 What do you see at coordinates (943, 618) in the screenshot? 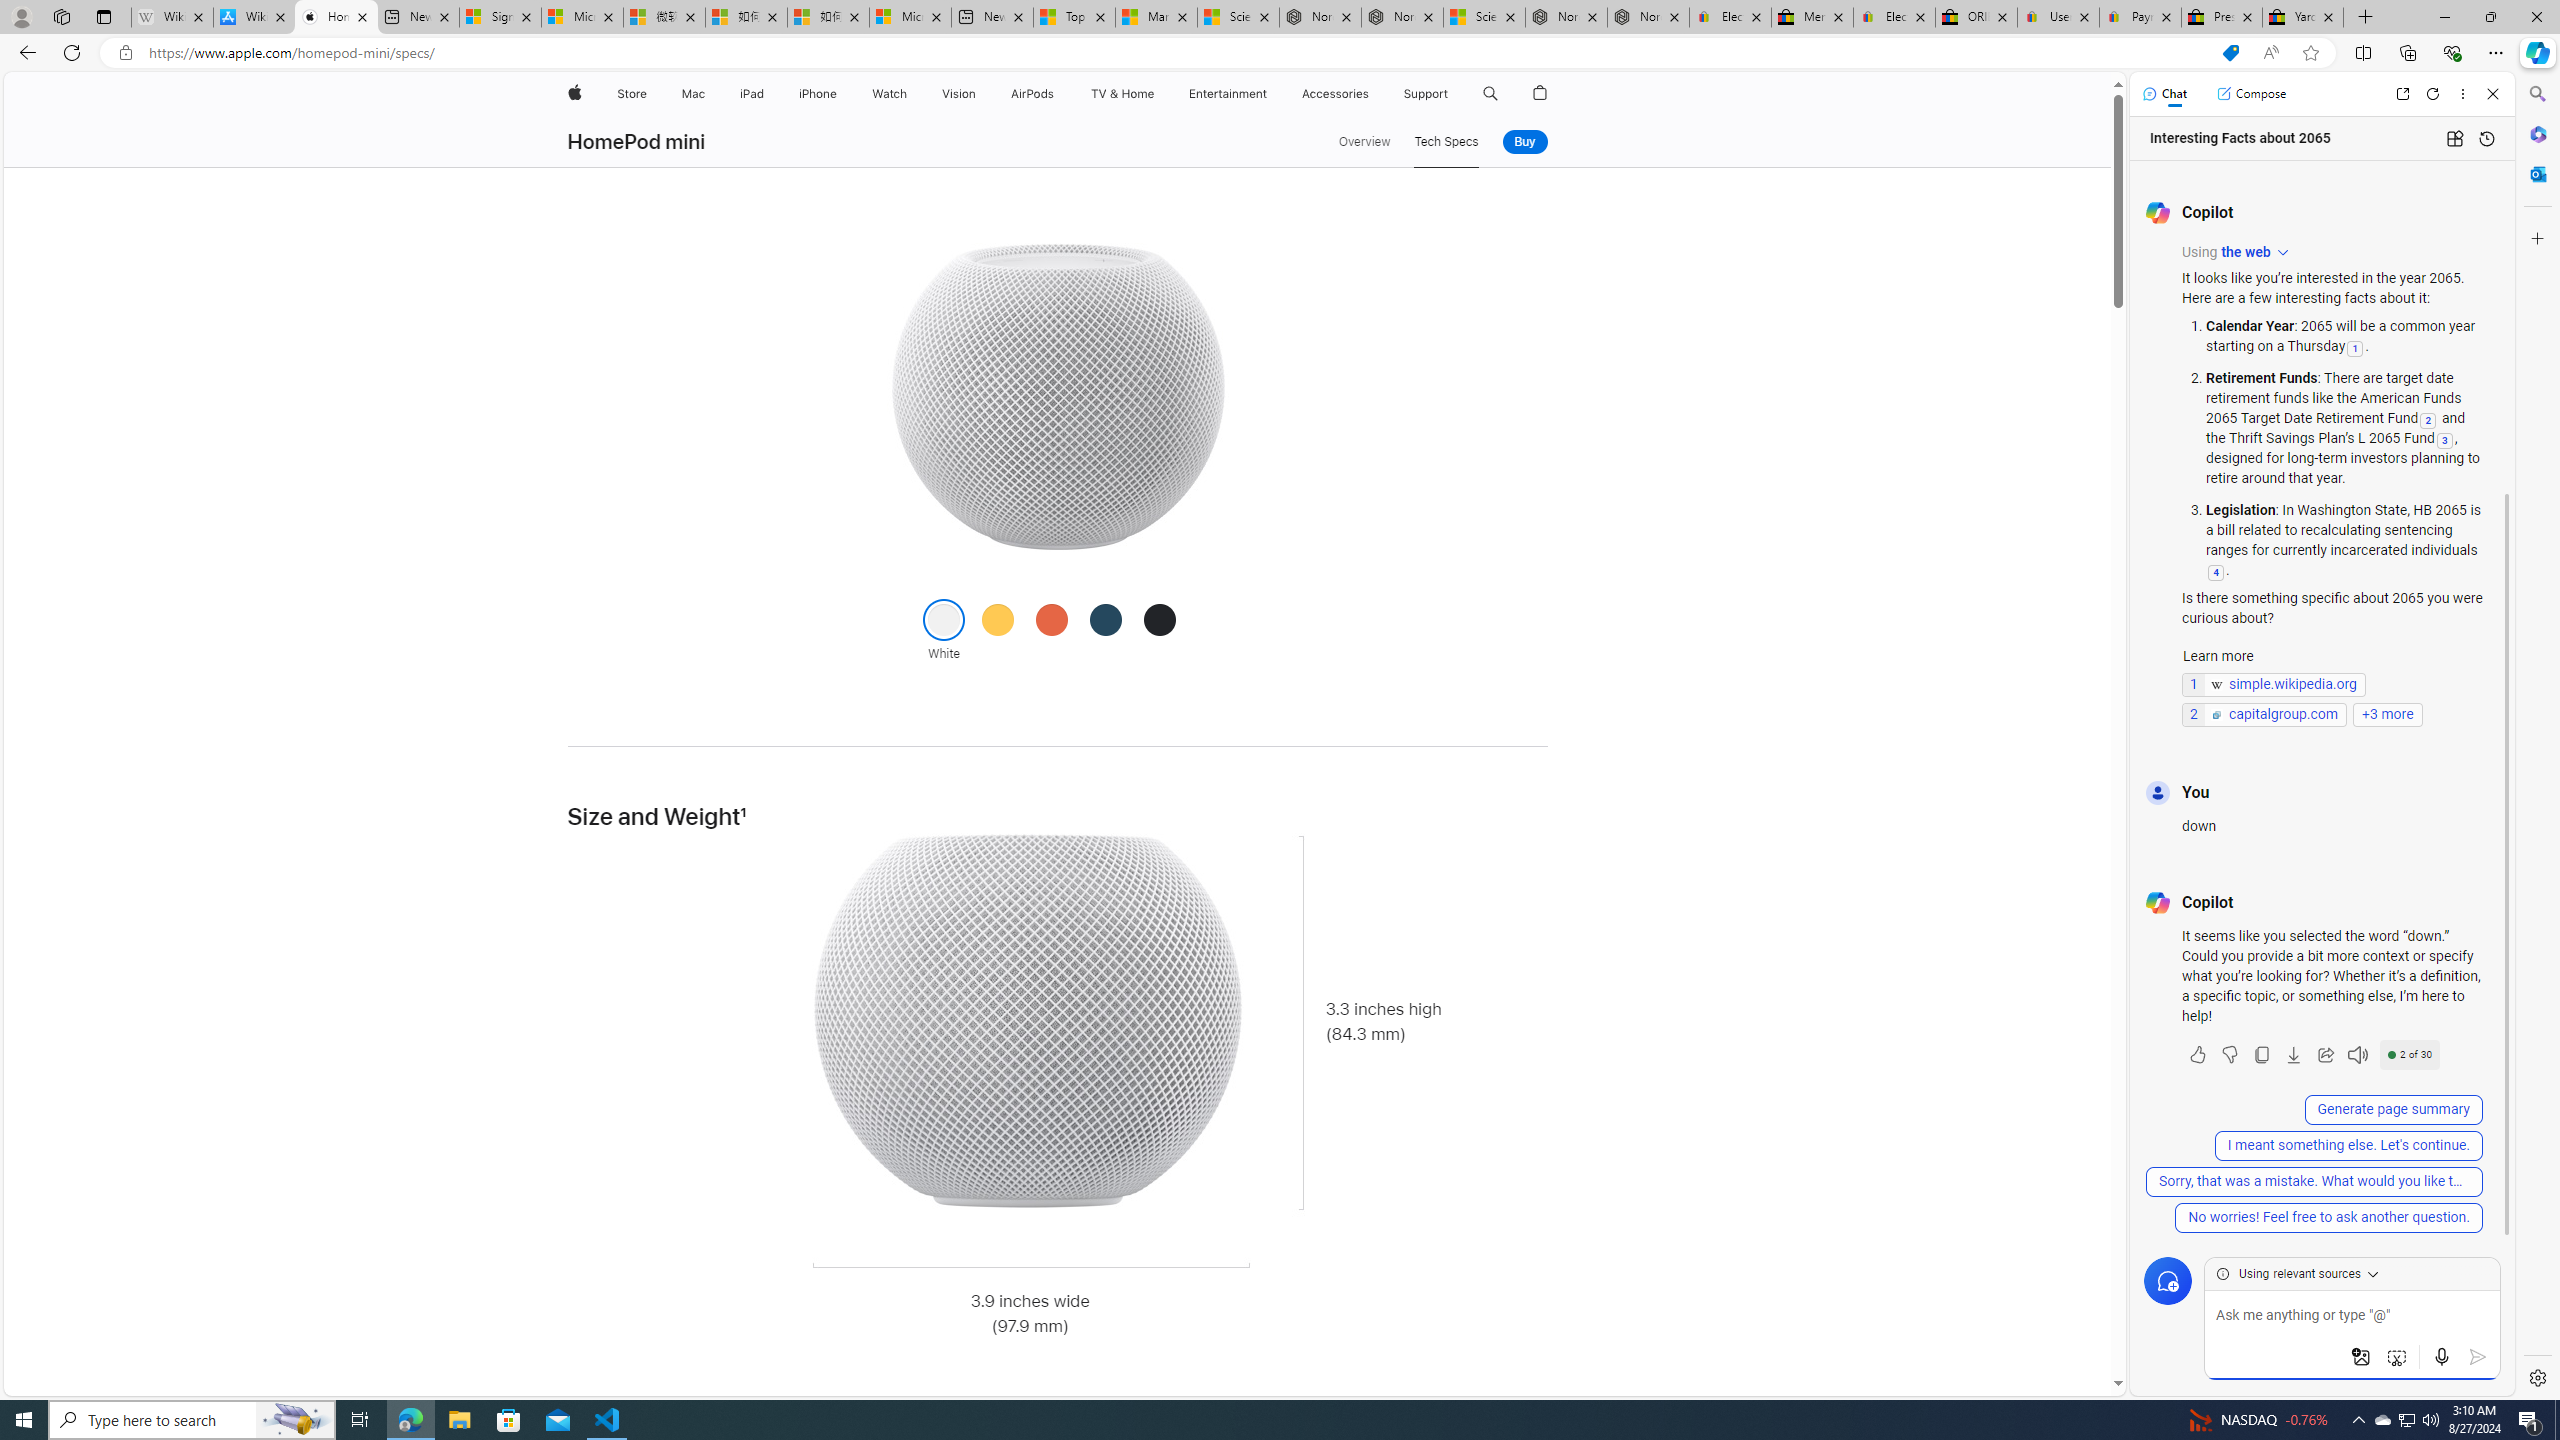
I see `'White'` at bounding box center [943, 618].